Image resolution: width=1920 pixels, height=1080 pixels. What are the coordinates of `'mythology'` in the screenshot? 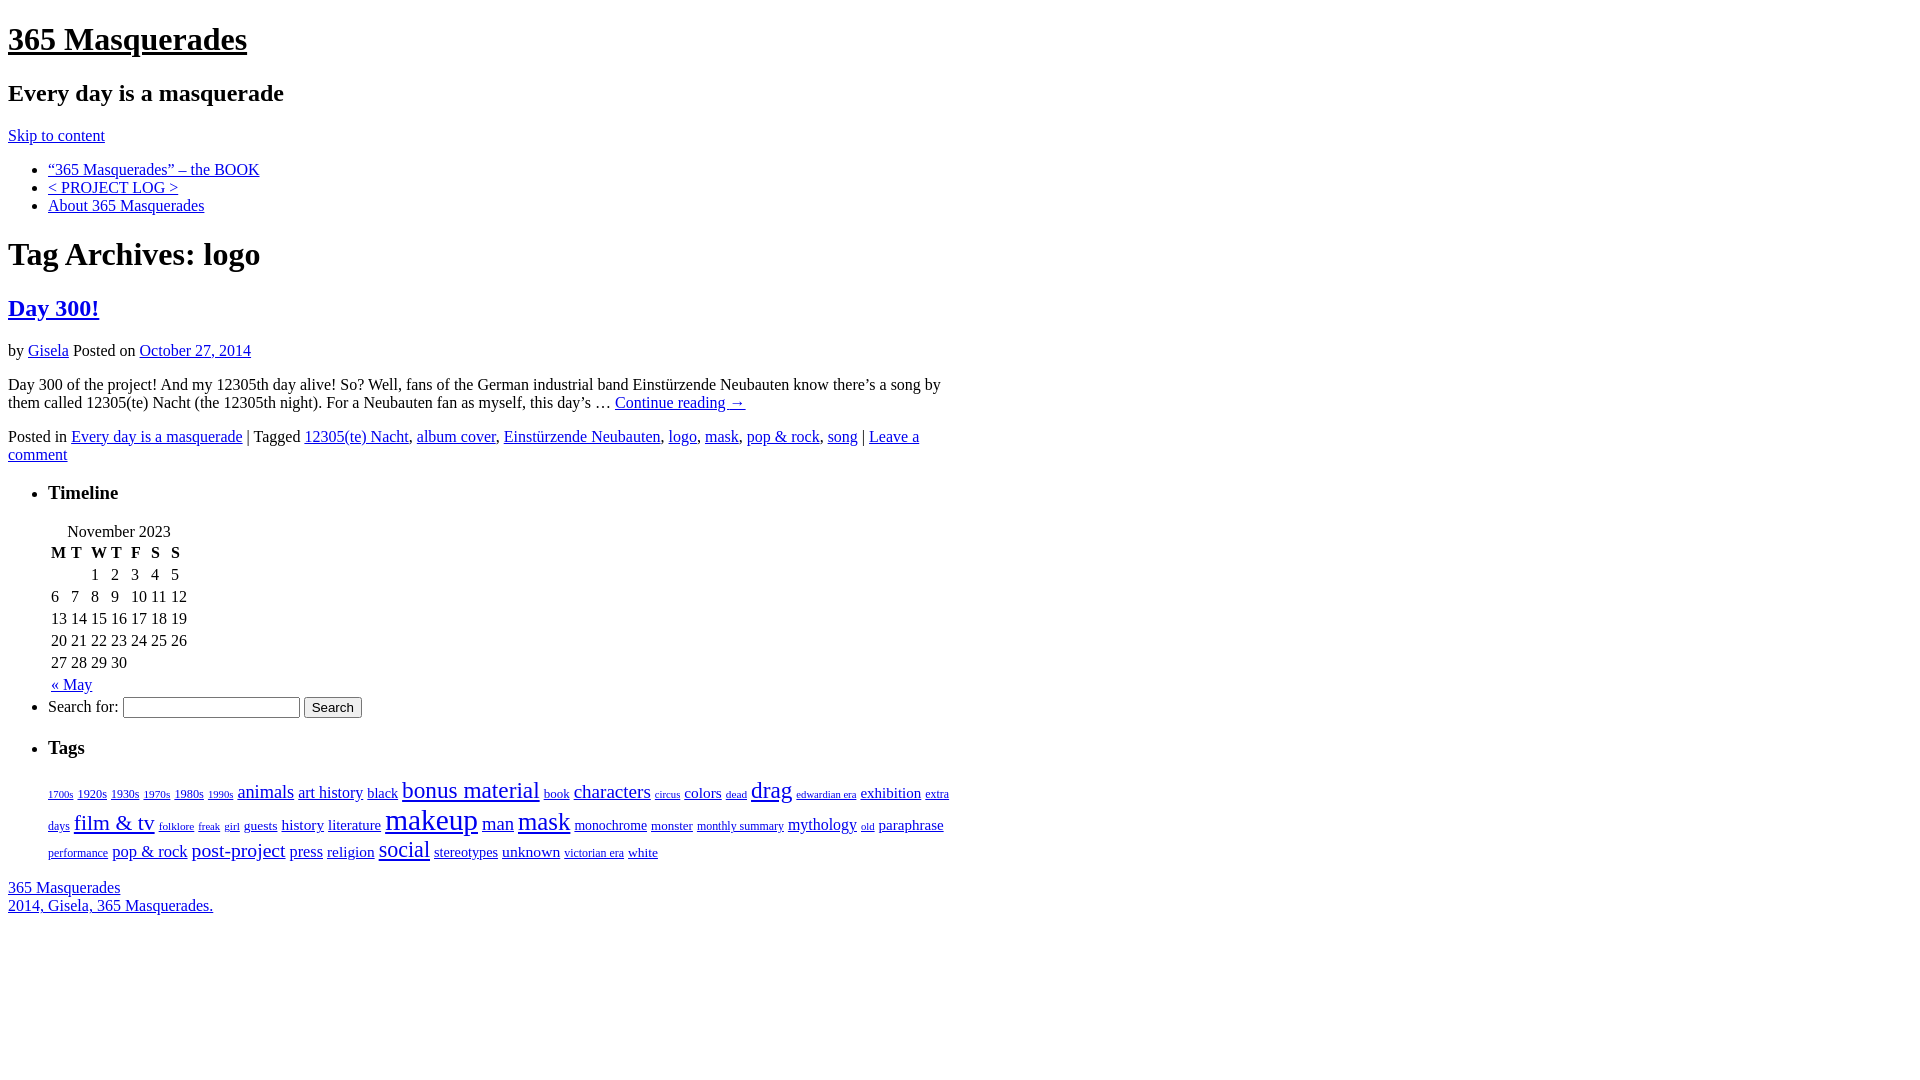 It's located at (822, 824).